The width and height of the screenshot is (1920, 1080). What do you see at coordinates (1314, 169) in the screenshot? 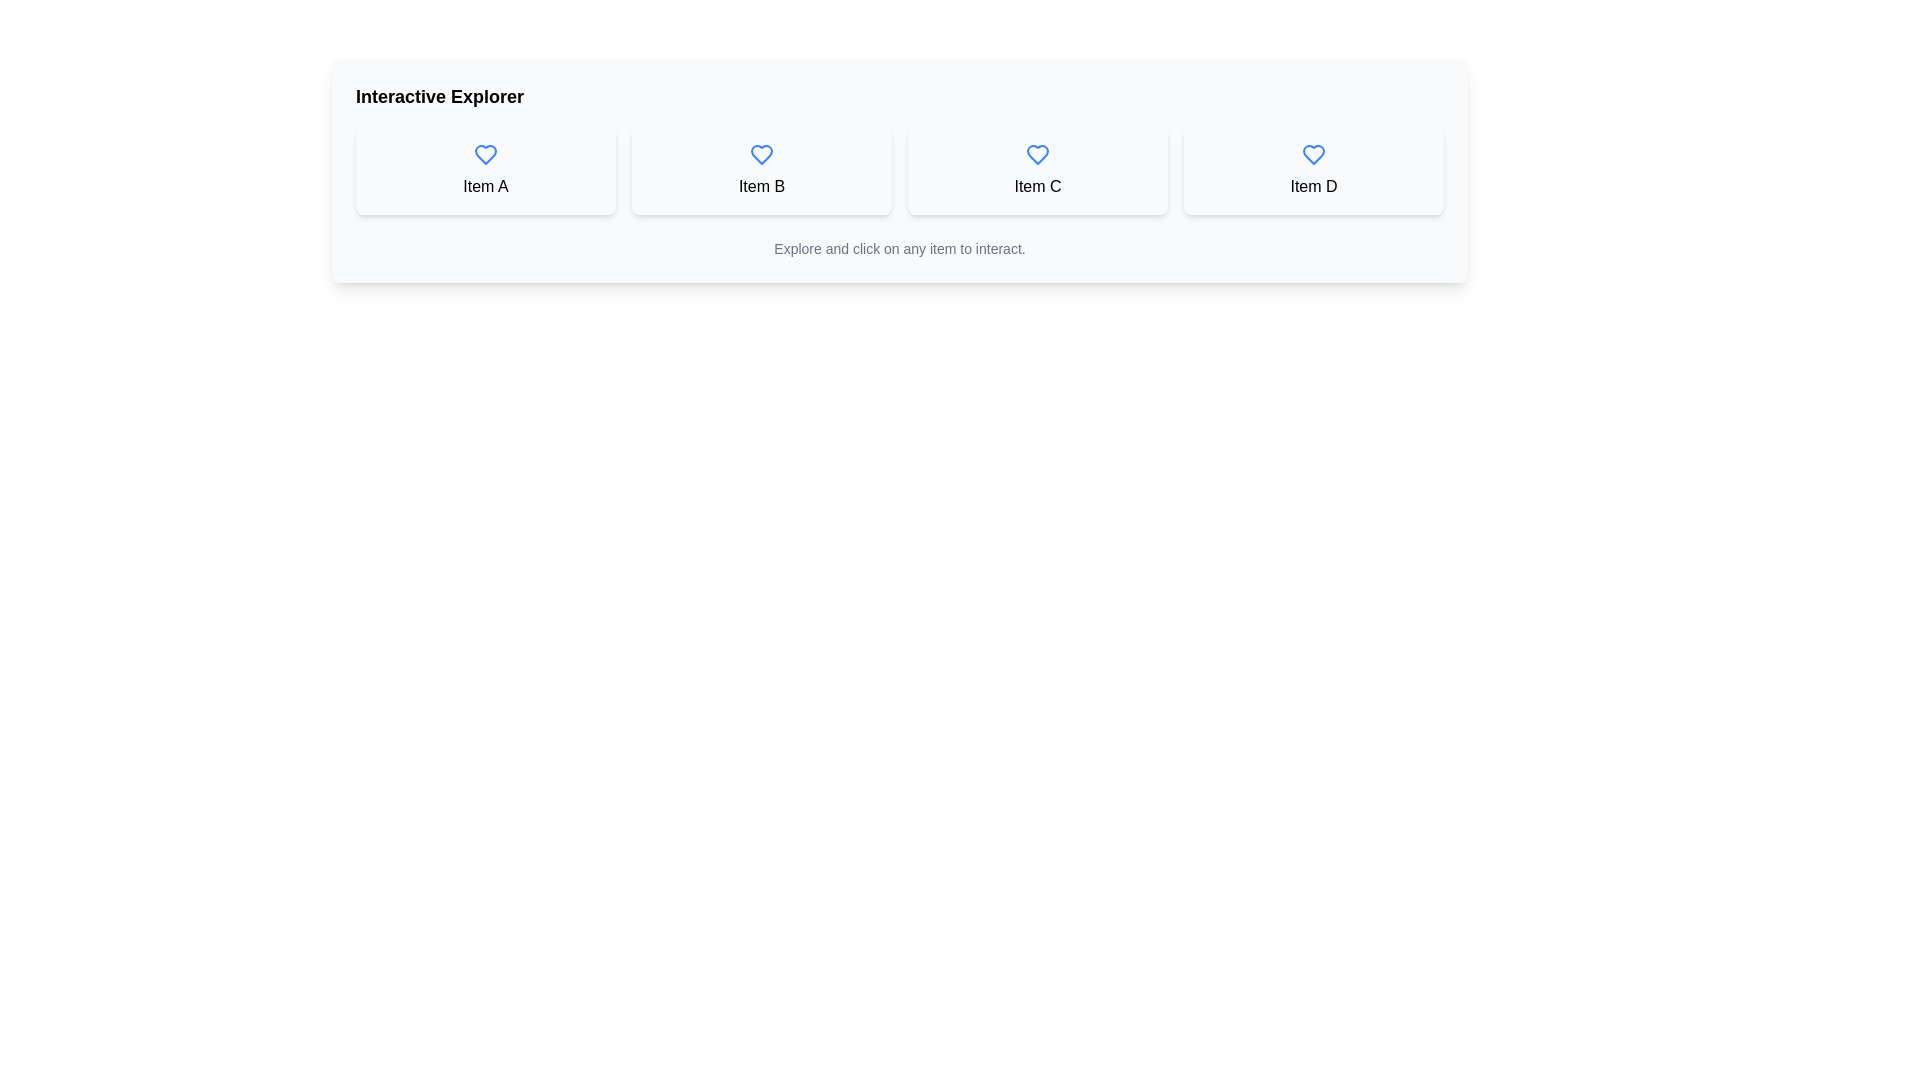
I see `the button with a centered heart icon and the text 'Item D' to trigger the tooltip or animation` at bounding box center [1314, 169].